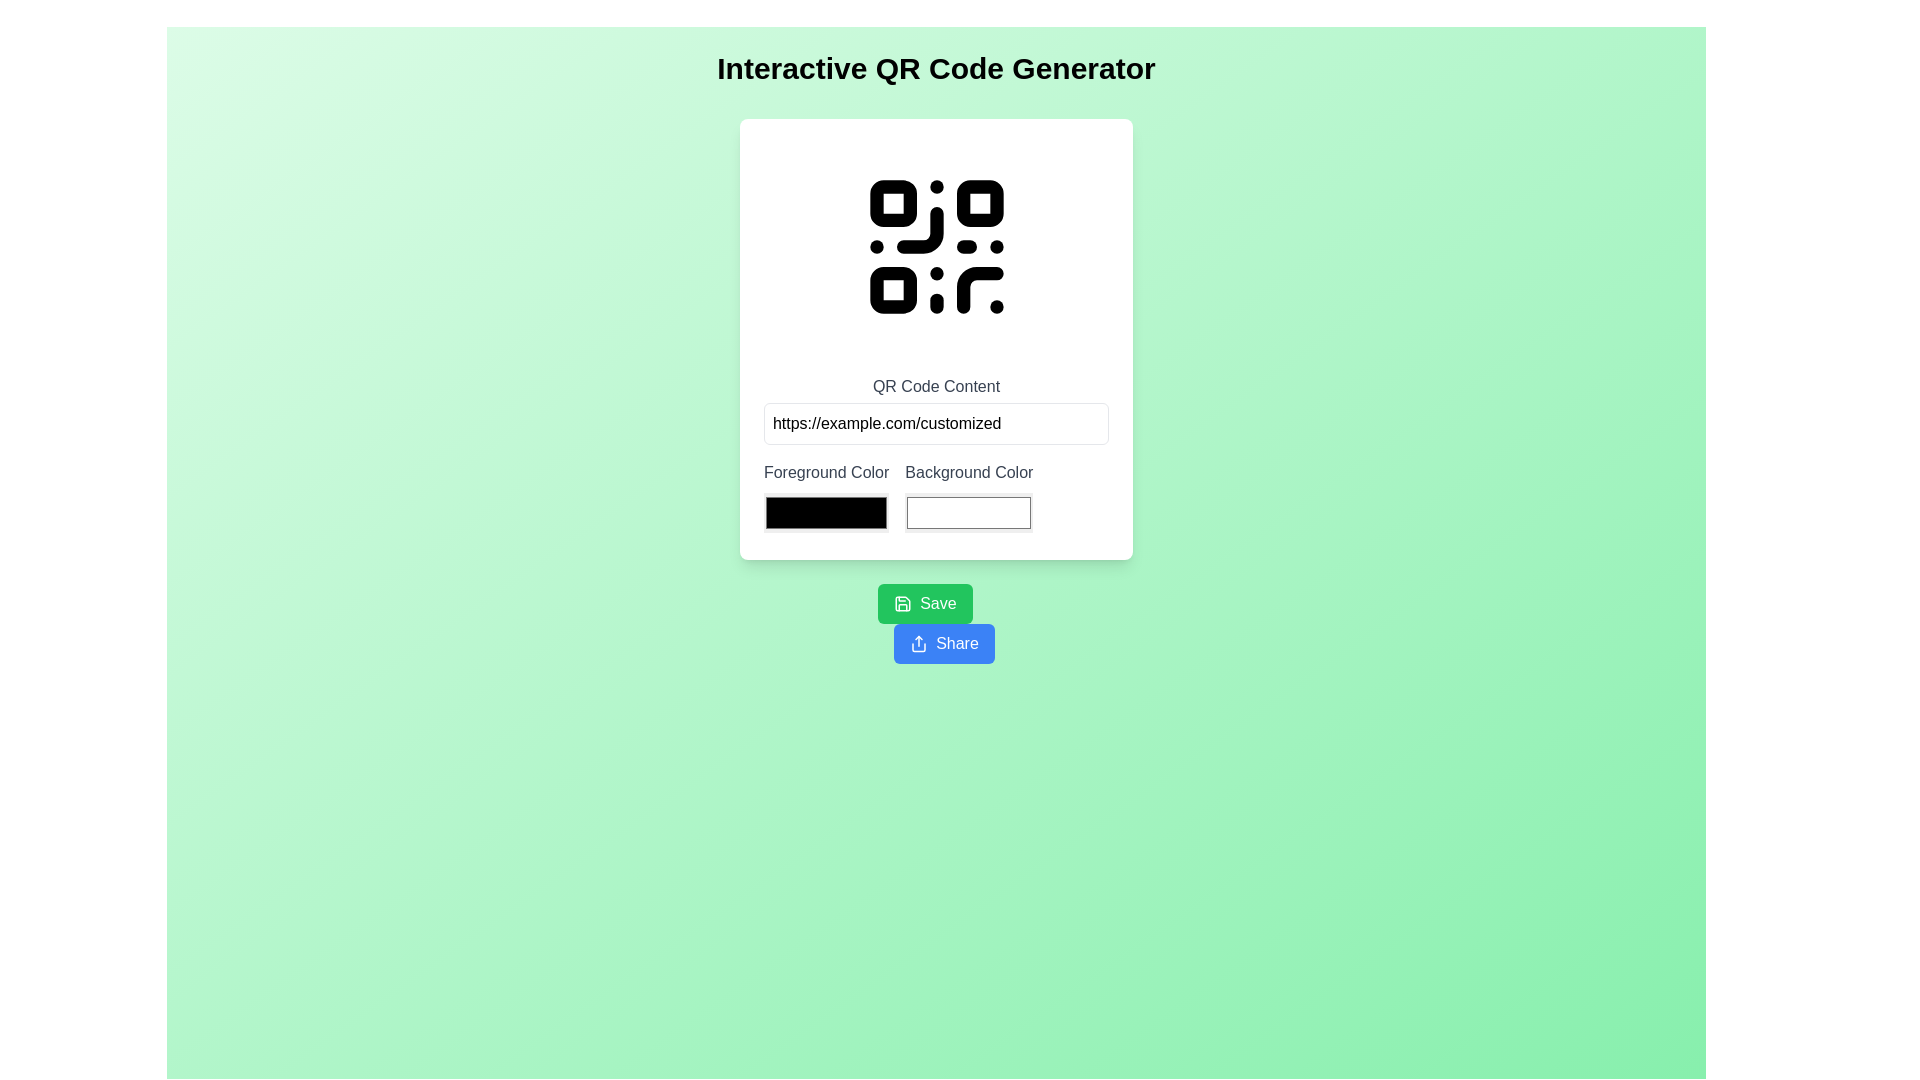  What do you see at coordinates (924, 603) in the screenshot?
I see `the green 'Save' button with rounded edges, which contains a white floppy disk icon and the text 'Save'` at bounding box center [924, 603].